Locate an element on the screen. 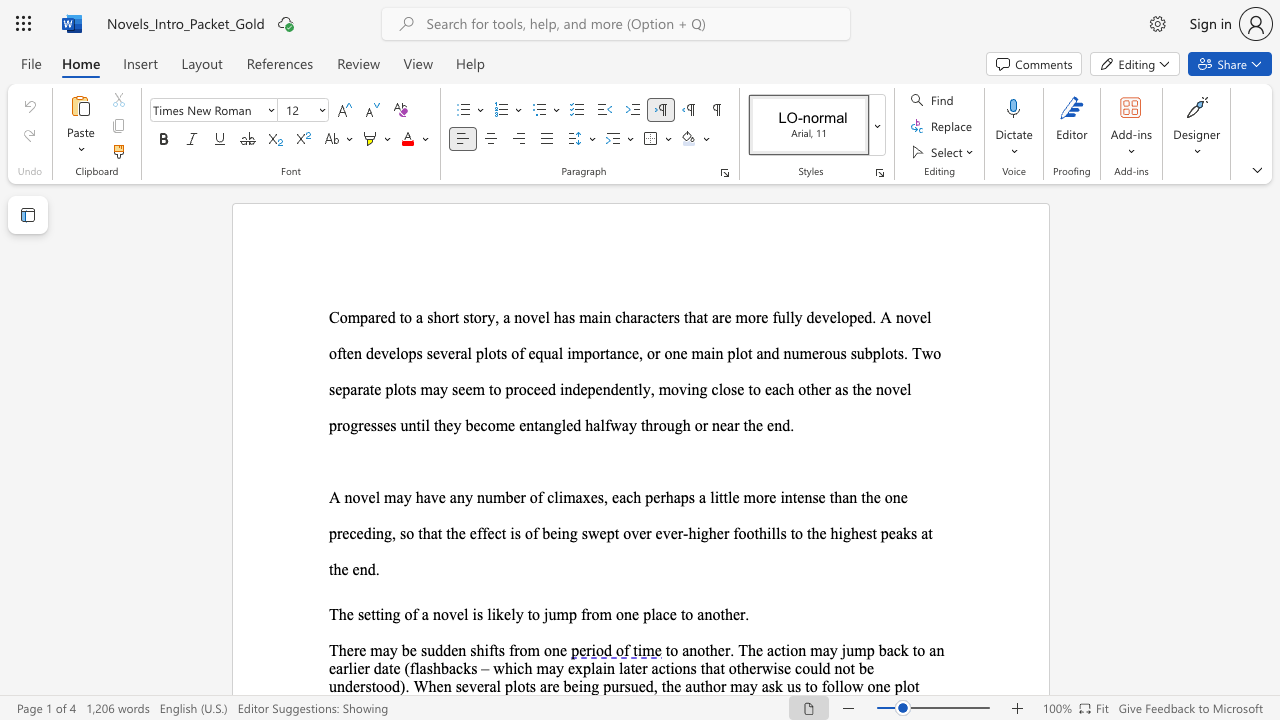 The image size is (1280, 720). the subset text "em t" within the text "subplots. Two separate plots may seem to" is located at coordinates (464, 389).